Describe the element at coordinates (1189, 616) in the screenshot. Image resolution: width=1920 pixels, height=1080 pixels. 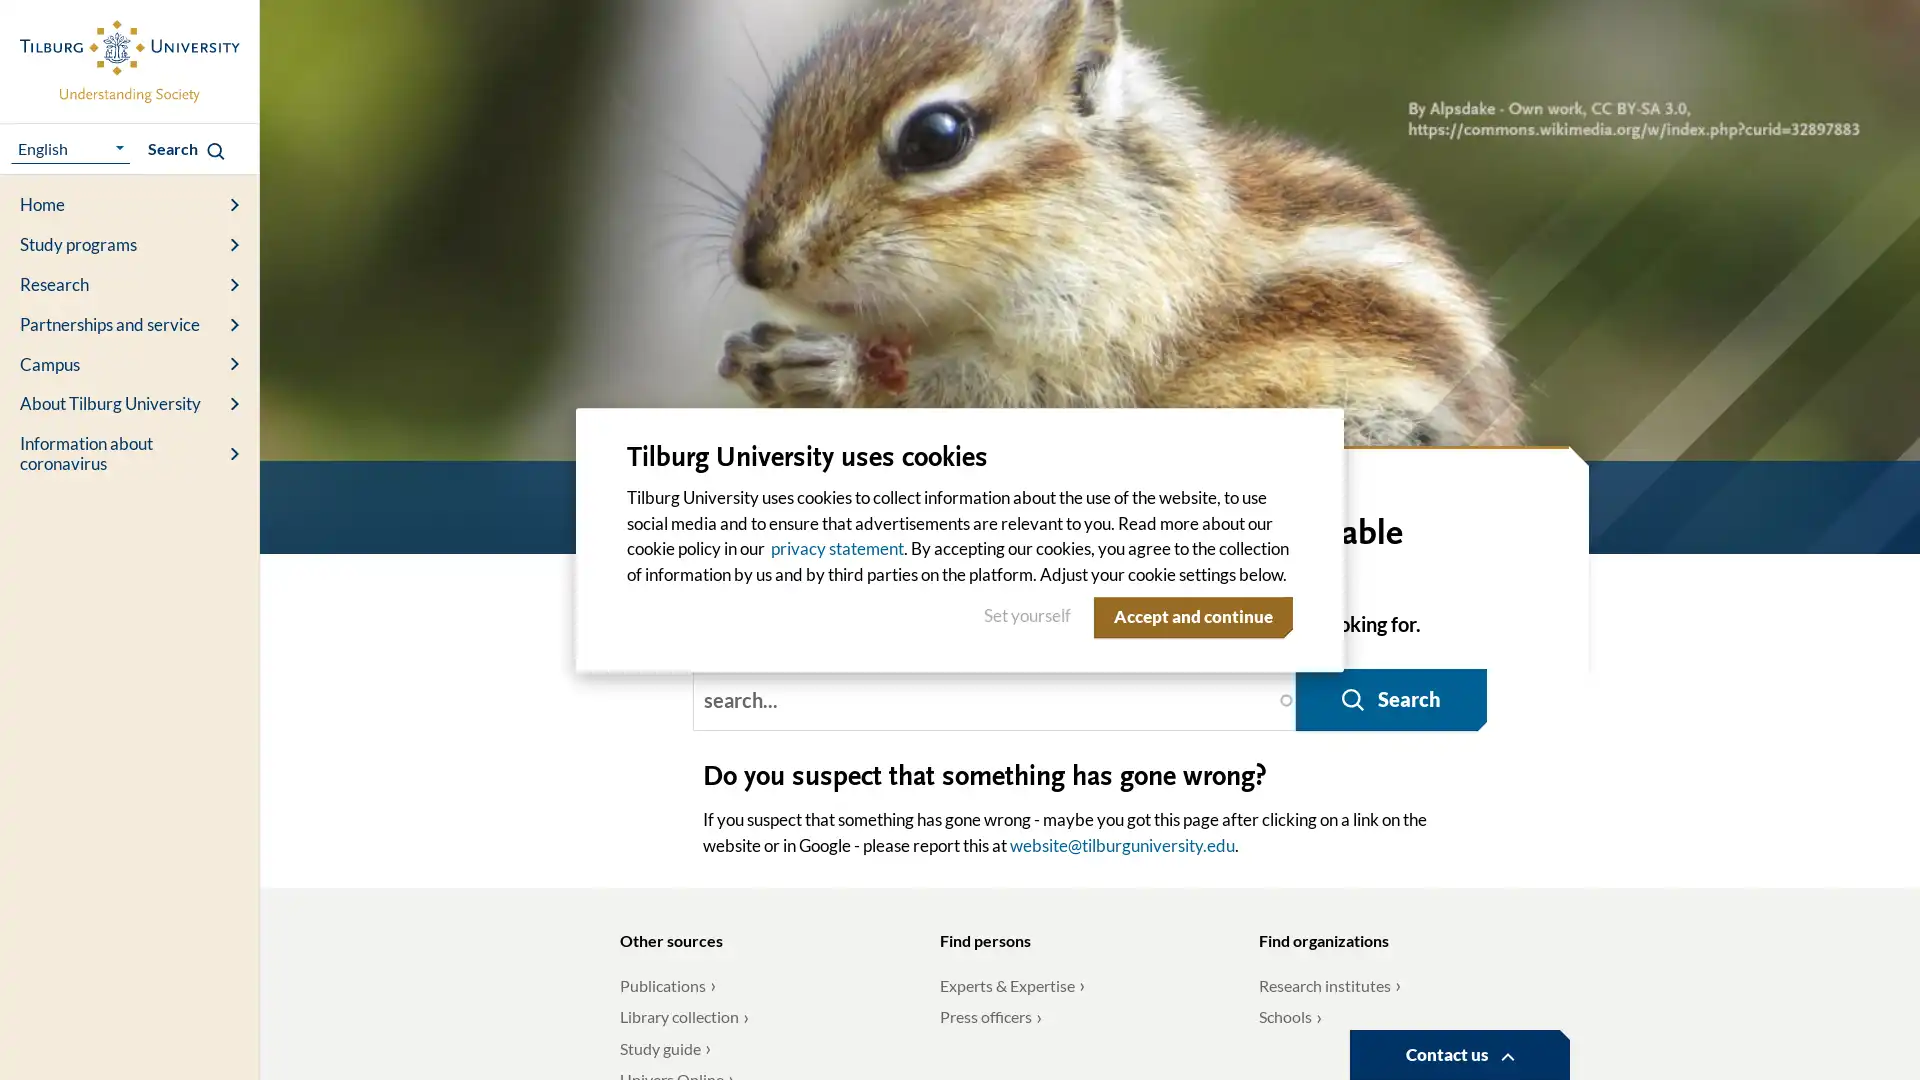
I see `Accept and continue` at that location.